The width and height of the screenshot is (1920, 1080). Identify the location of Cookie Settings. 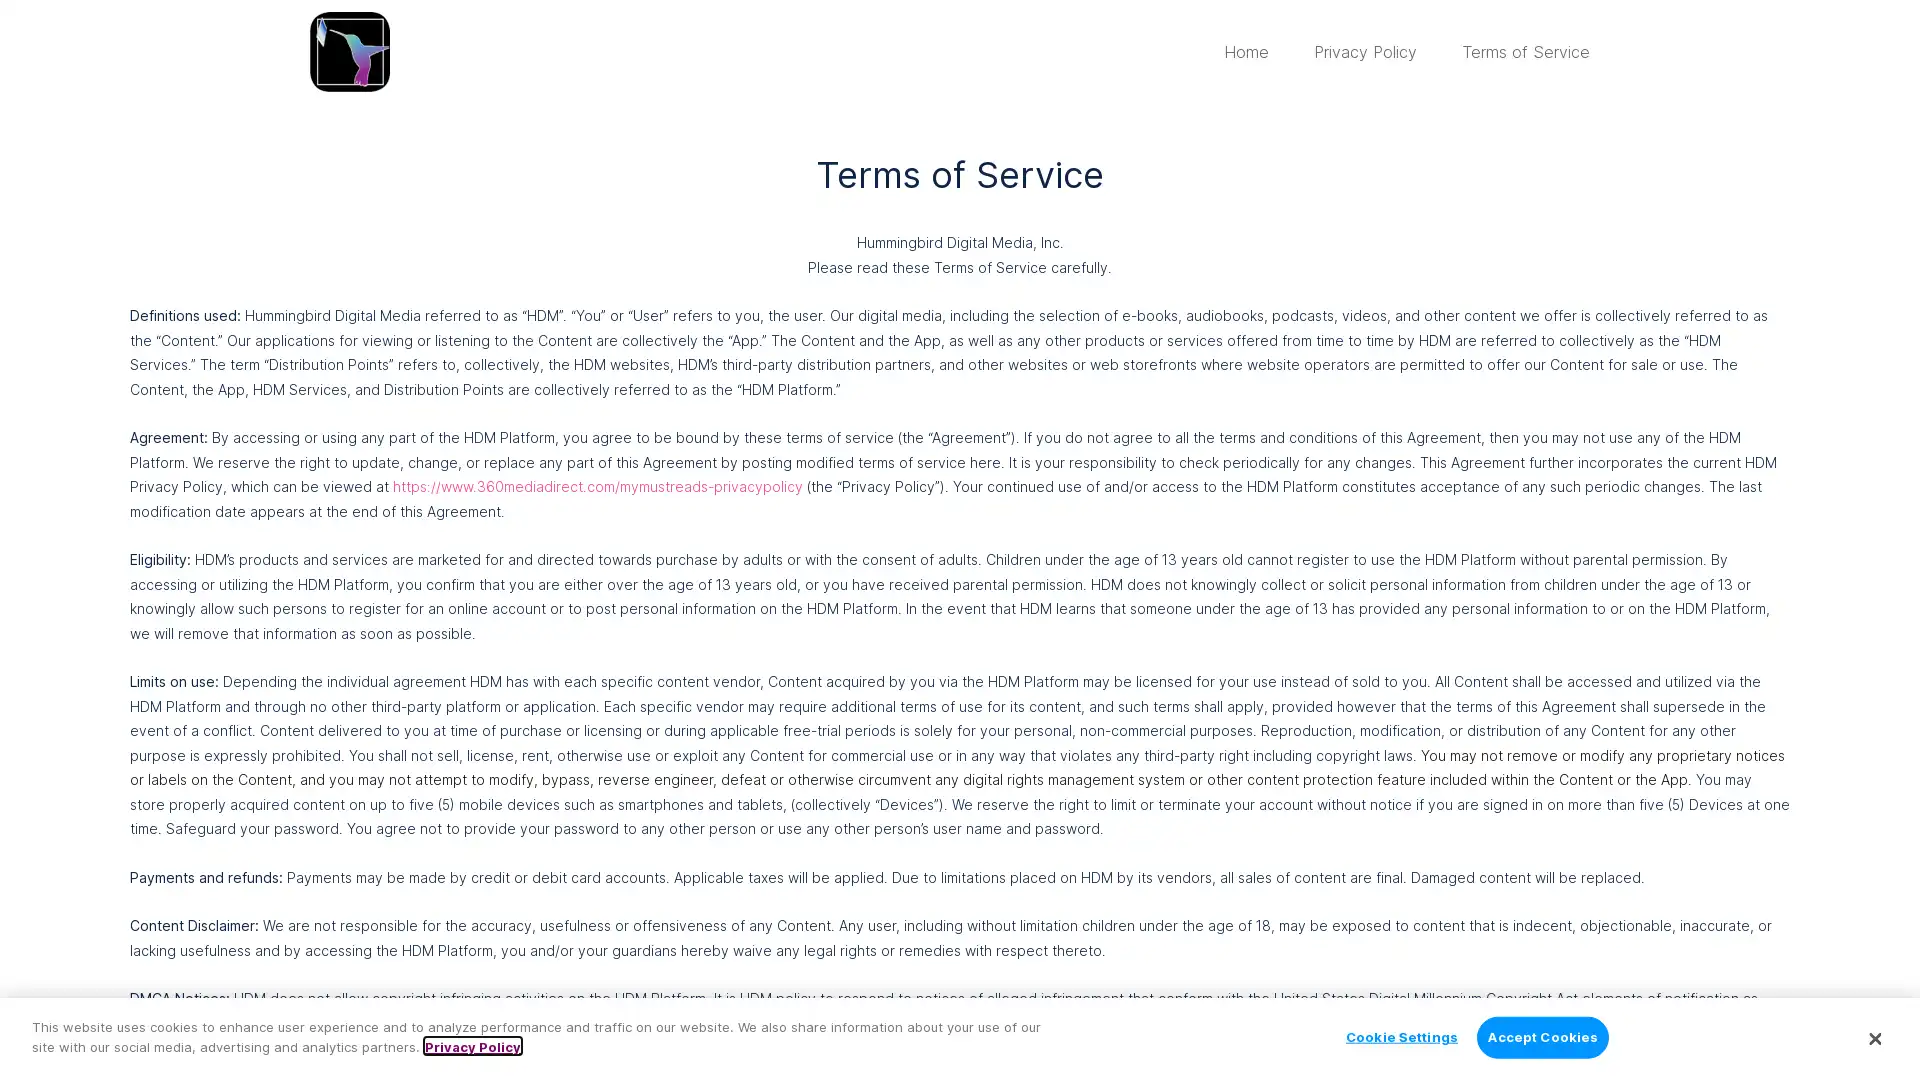
(1395, 1036).